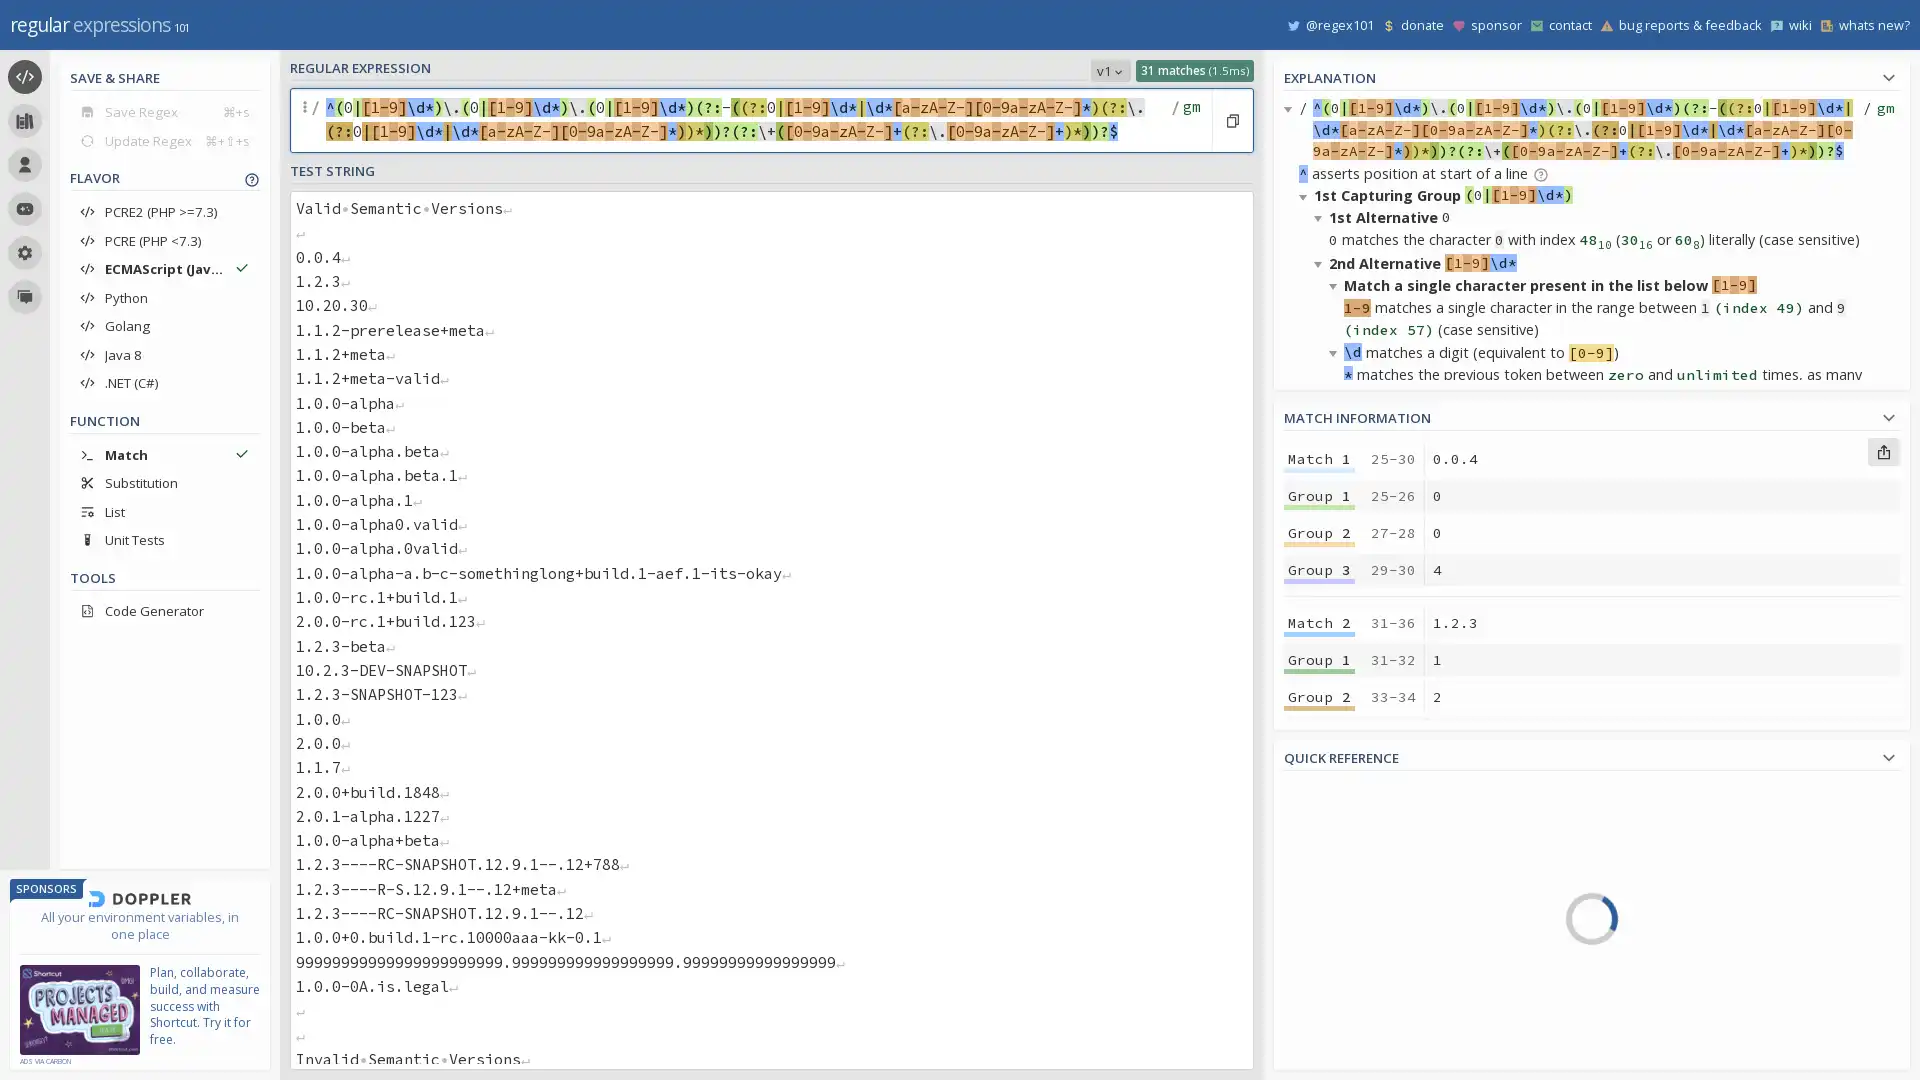 This screenshot has height=1080, width=1920. Describe the element at coordinates (1336, 782) in the screenshot. I see `Collapse Subtree` at that location.